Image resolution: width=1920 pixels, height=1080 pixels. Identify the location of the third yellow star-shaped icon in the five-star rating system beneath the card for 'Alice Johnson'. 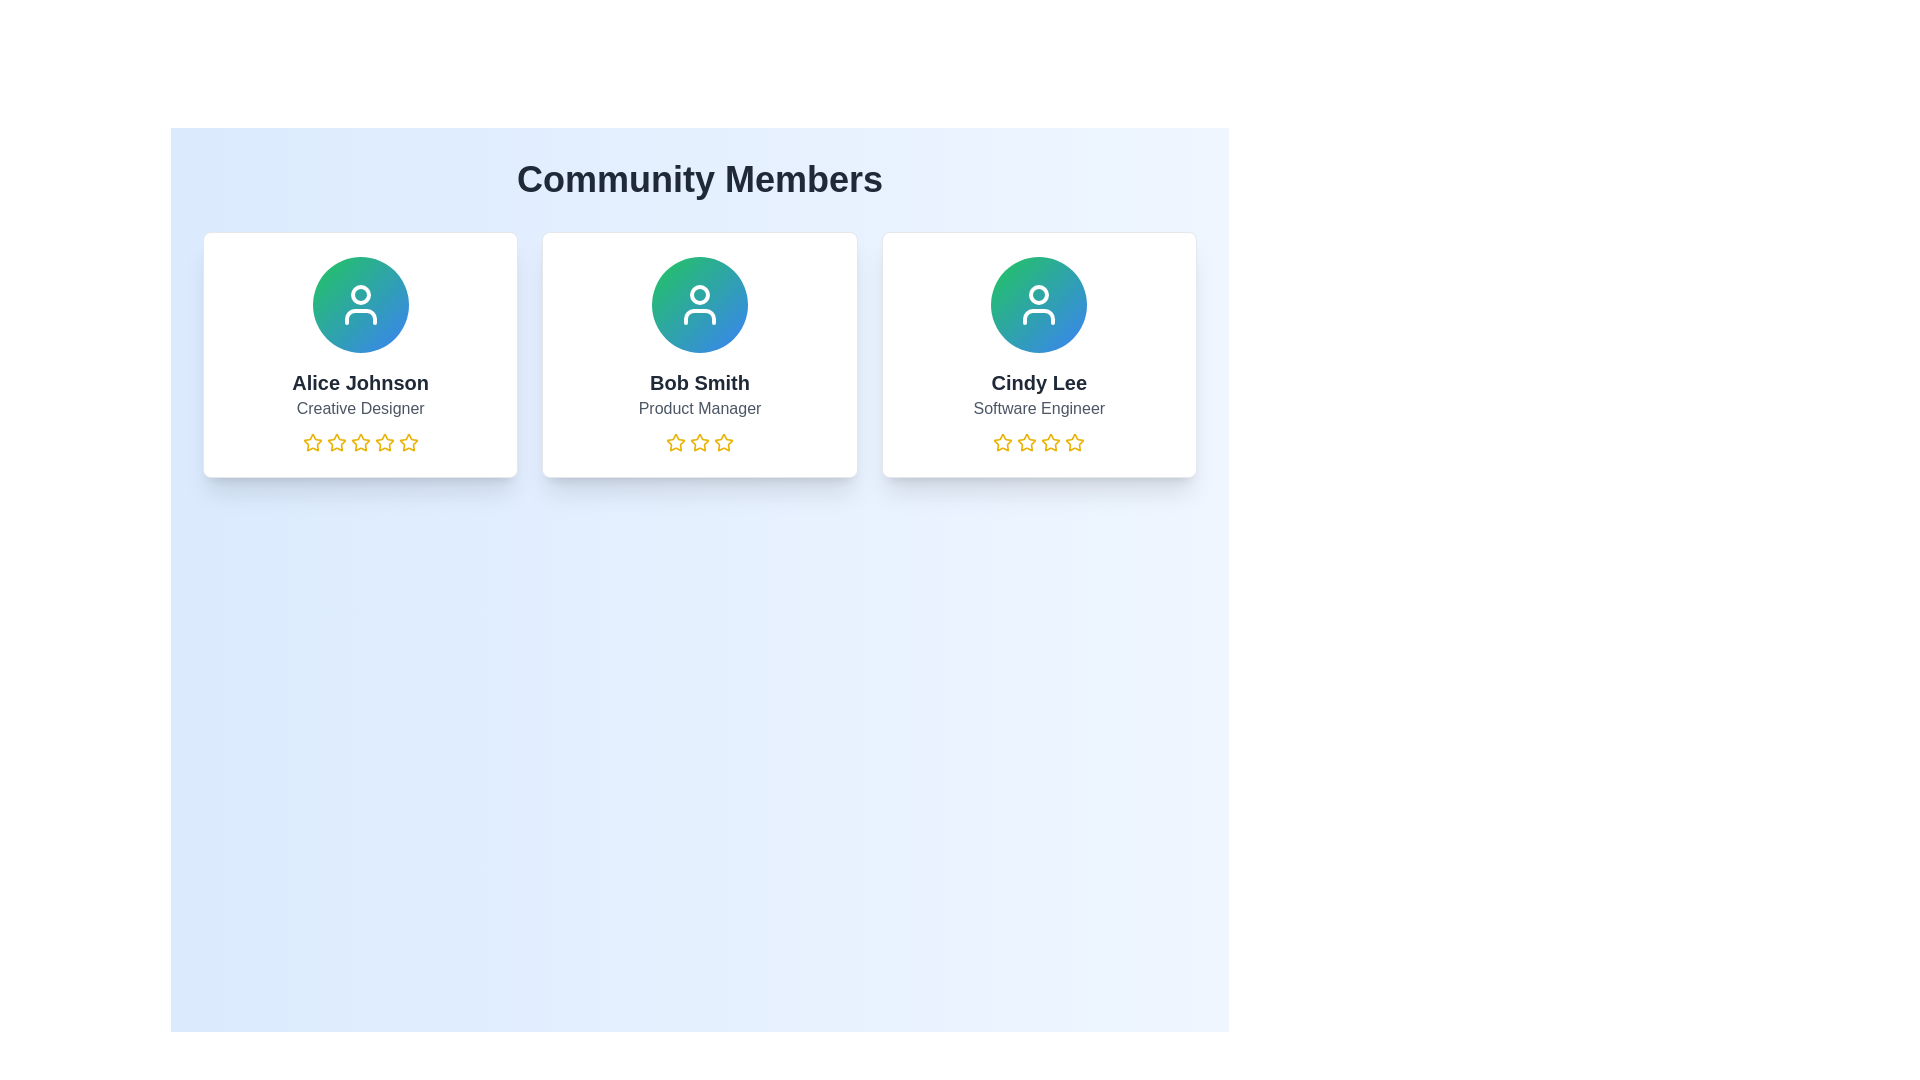
(384, 441).